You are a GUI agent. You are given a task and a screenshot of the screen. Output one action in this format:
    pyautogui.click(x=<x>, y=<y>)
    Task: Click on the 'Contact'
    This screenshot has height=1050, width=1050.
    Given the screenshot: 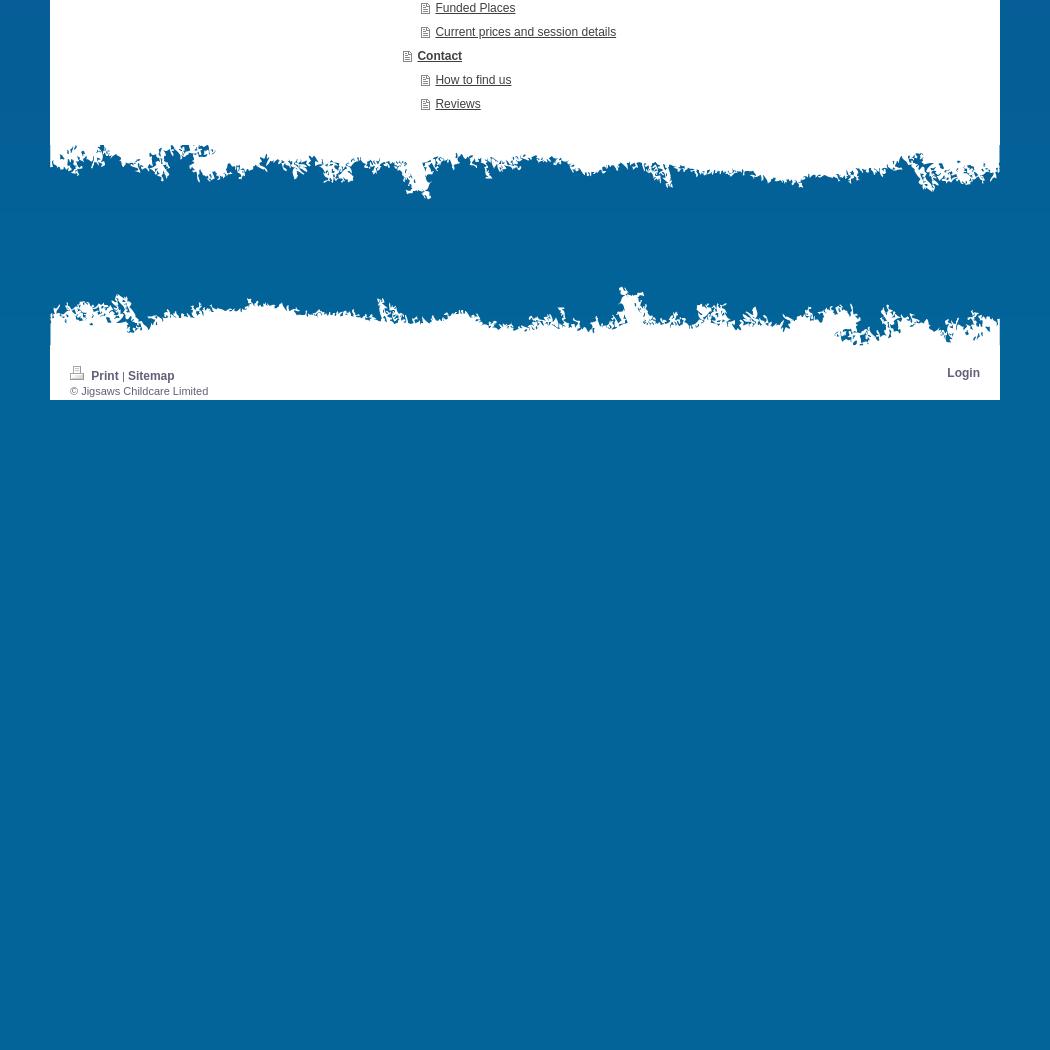 What is the action you would take?
    pyautogui.click(x=415, y=54)
    